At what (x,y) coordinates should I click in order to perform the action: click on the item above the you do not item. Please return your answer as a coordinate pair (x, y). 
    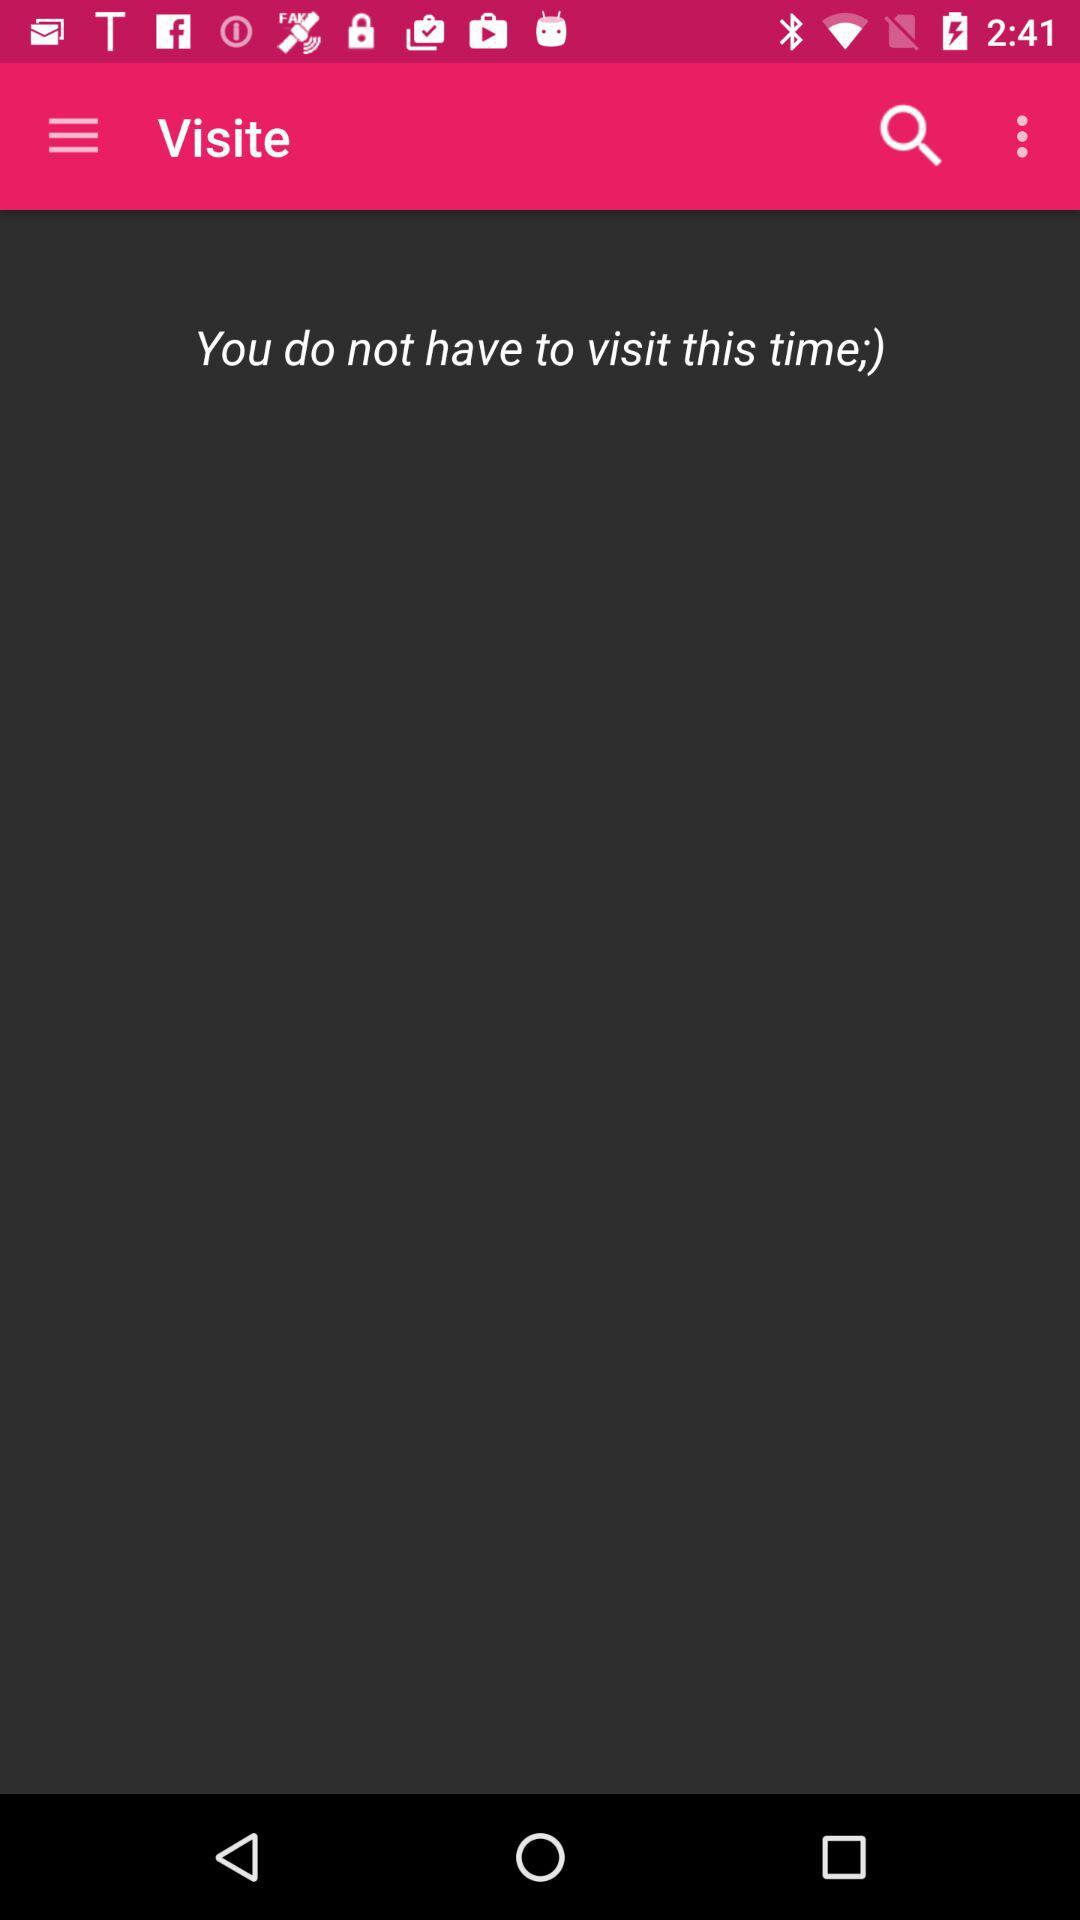
    Looking at the image, I should click on (1027, 135).